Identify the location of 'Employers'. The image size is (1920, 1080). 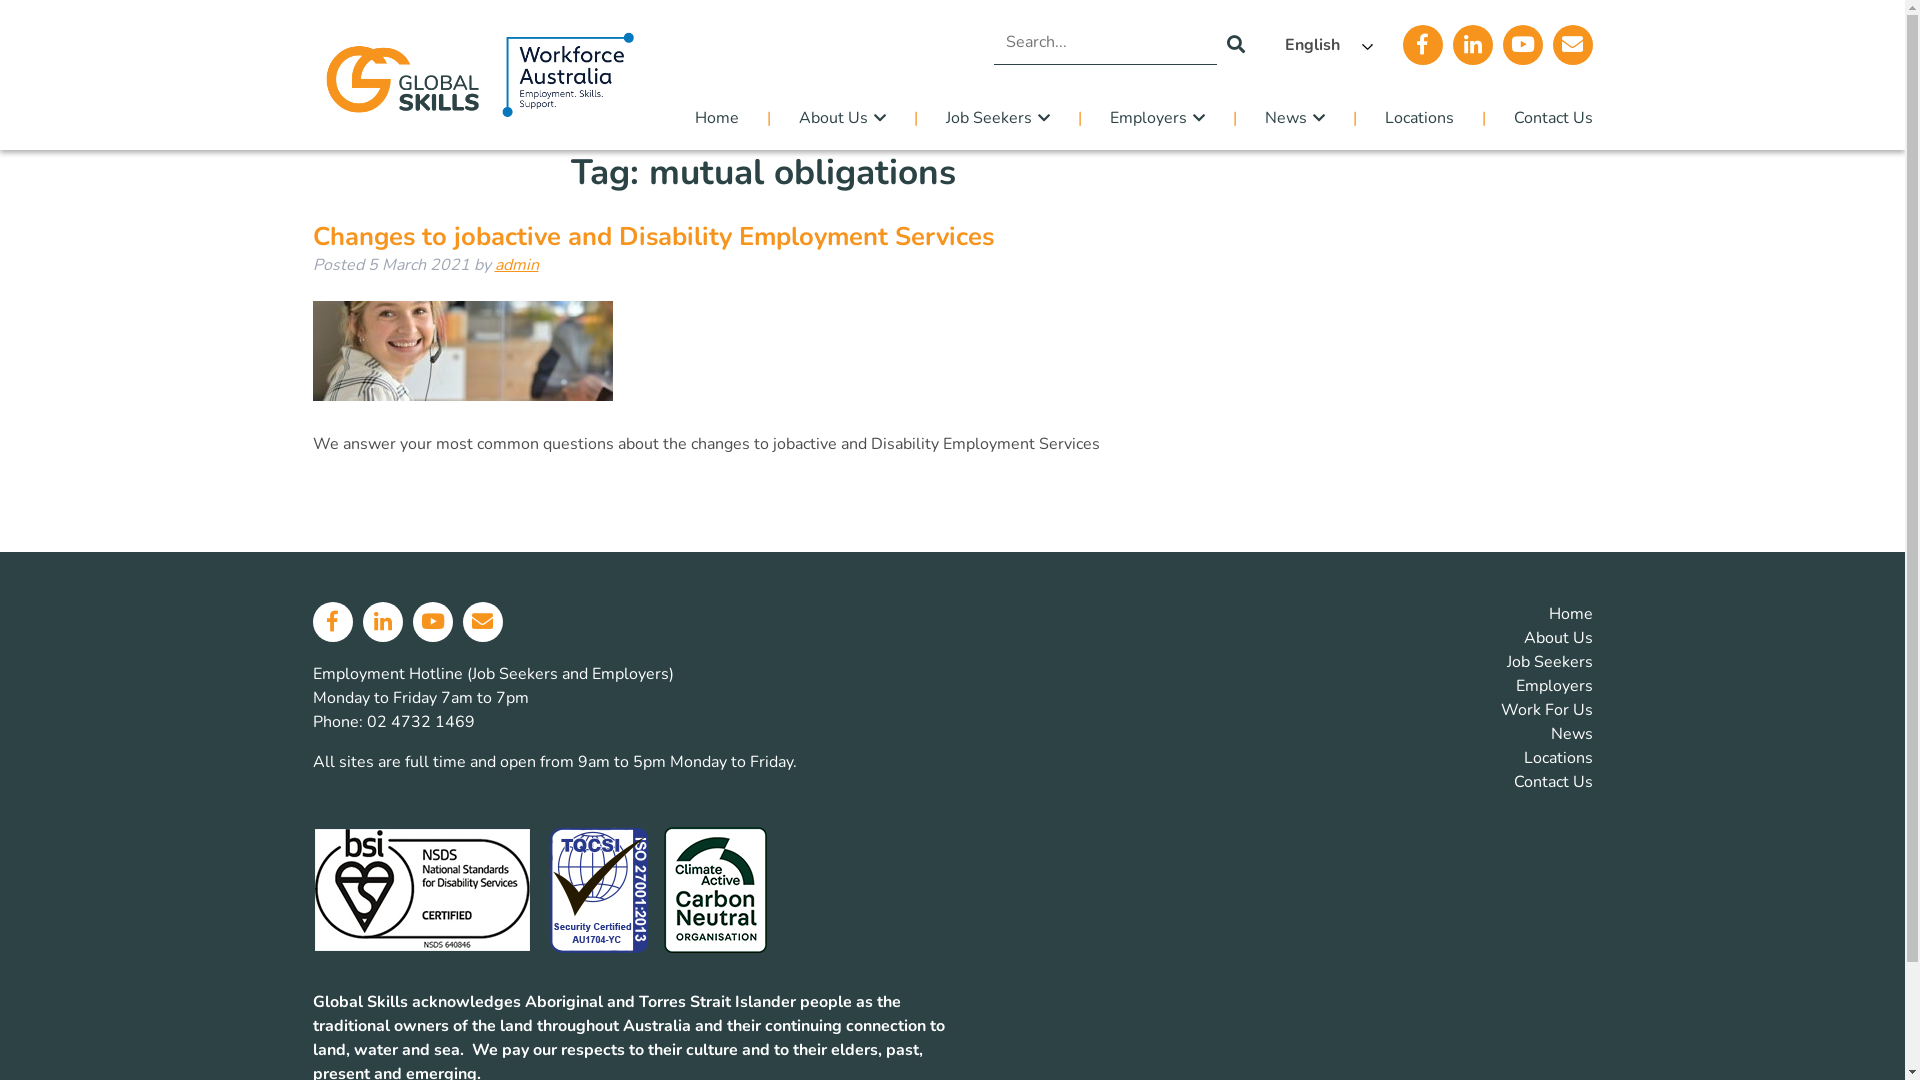
(1553, 685).